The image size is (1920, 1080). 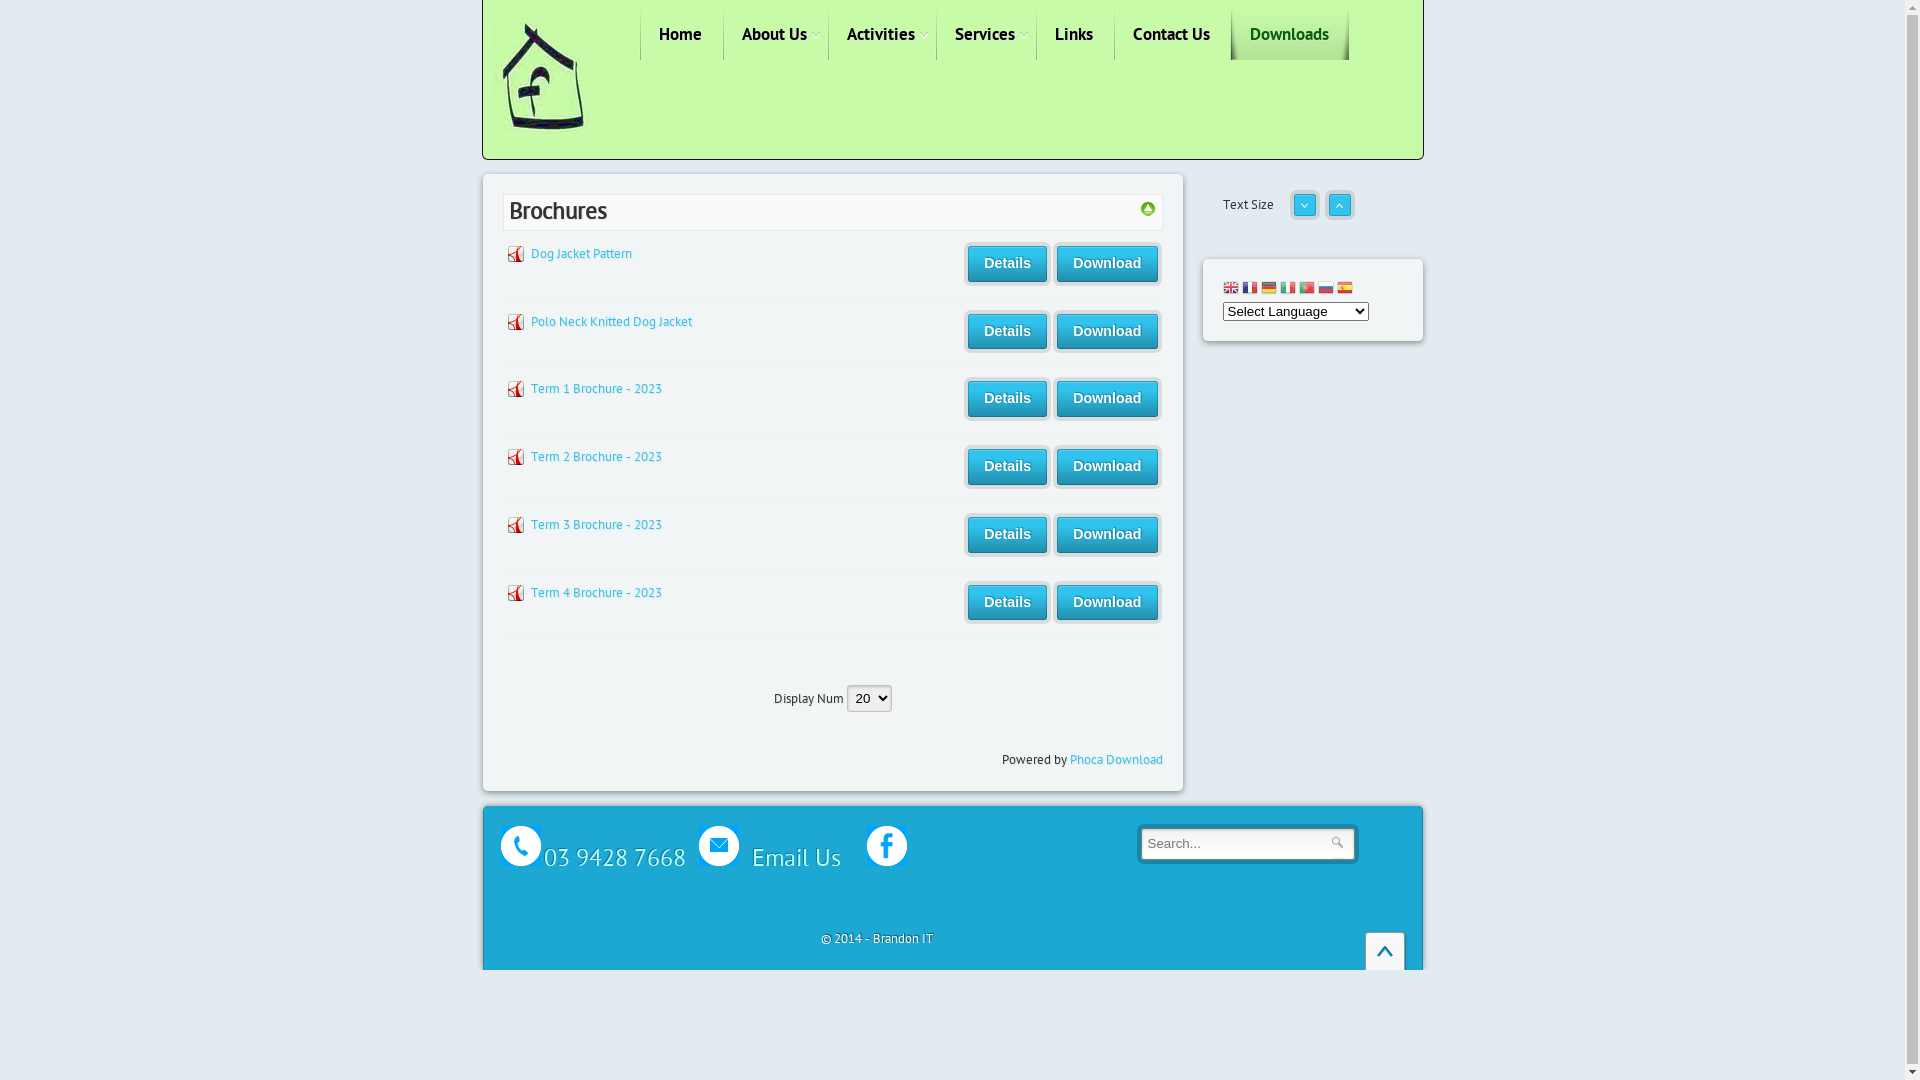 What do you see at coordinates (1241, 289) in the screenshot?
I see `'French'` at bounding box center [1241, 289].